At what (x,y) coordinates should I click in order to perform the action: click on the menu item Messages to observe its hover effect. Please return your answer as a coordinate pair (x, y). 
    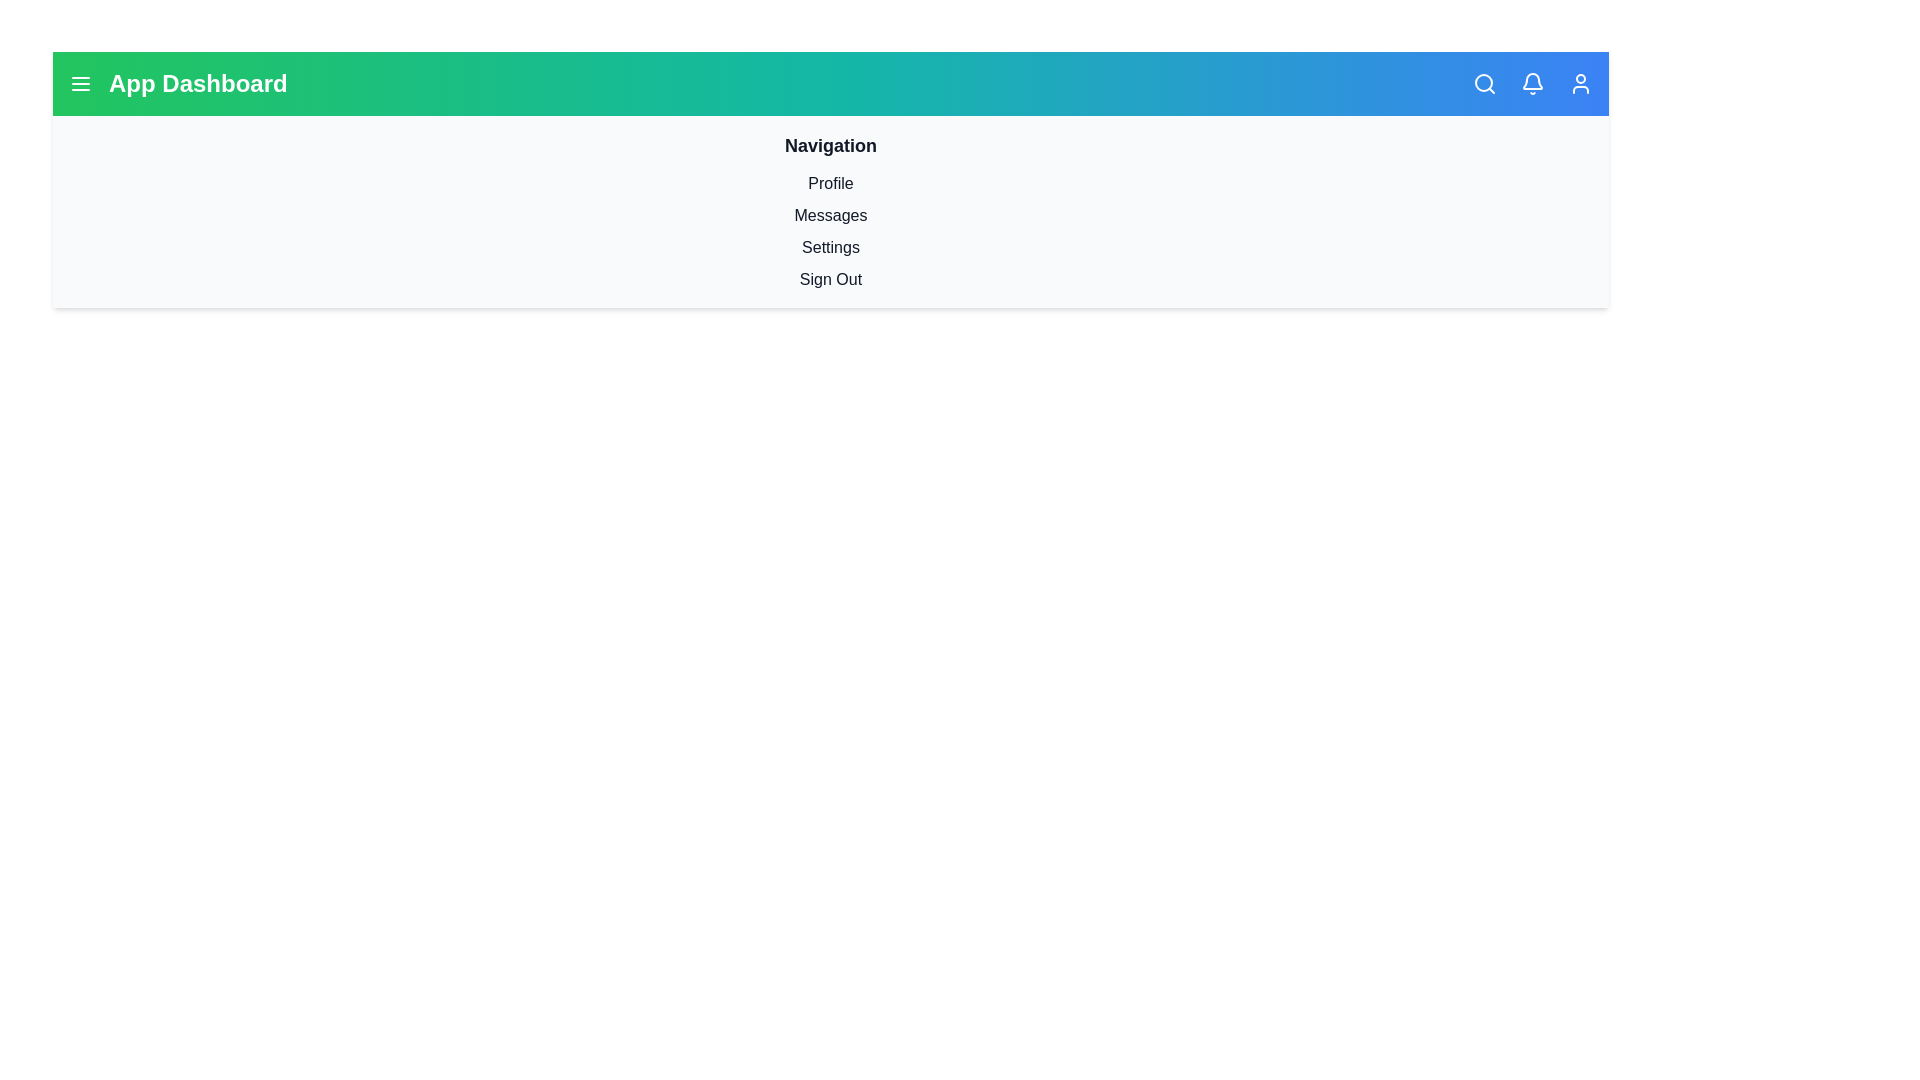
    Looking at the image, I should click on (830, 216).